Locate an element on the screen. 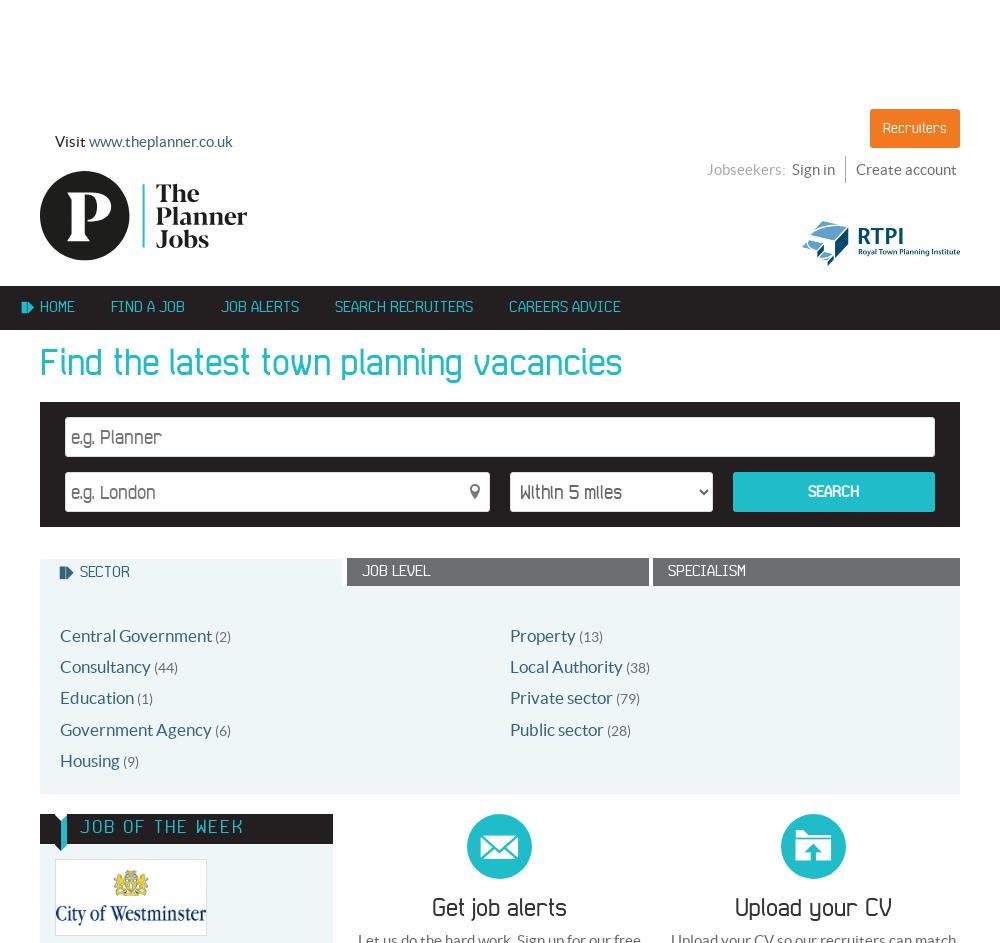 This screenshot has width=1000, height=943. 'Find the latest town planning vacancies' is located at coordinates (330, 362).